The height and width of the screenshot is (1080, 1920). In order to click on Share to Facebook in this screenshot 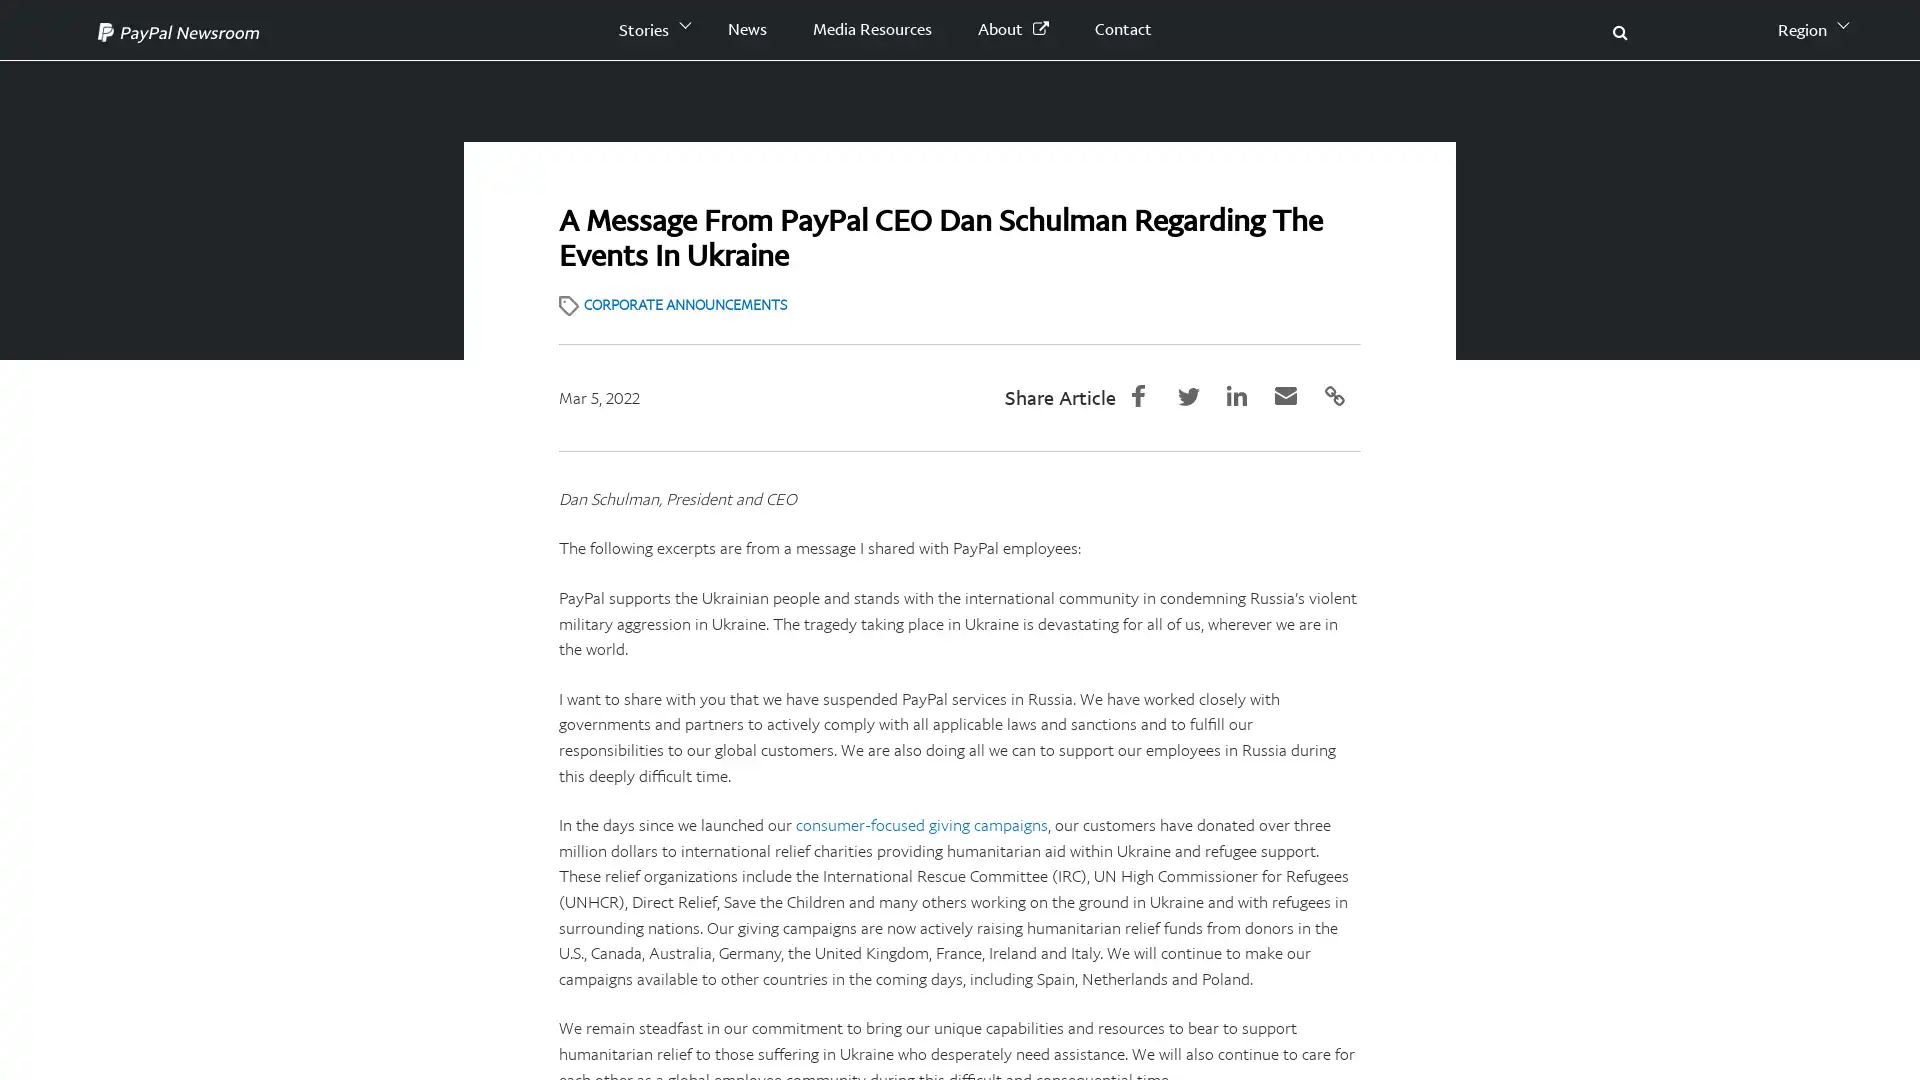, I will do `click(1153, 394)`.